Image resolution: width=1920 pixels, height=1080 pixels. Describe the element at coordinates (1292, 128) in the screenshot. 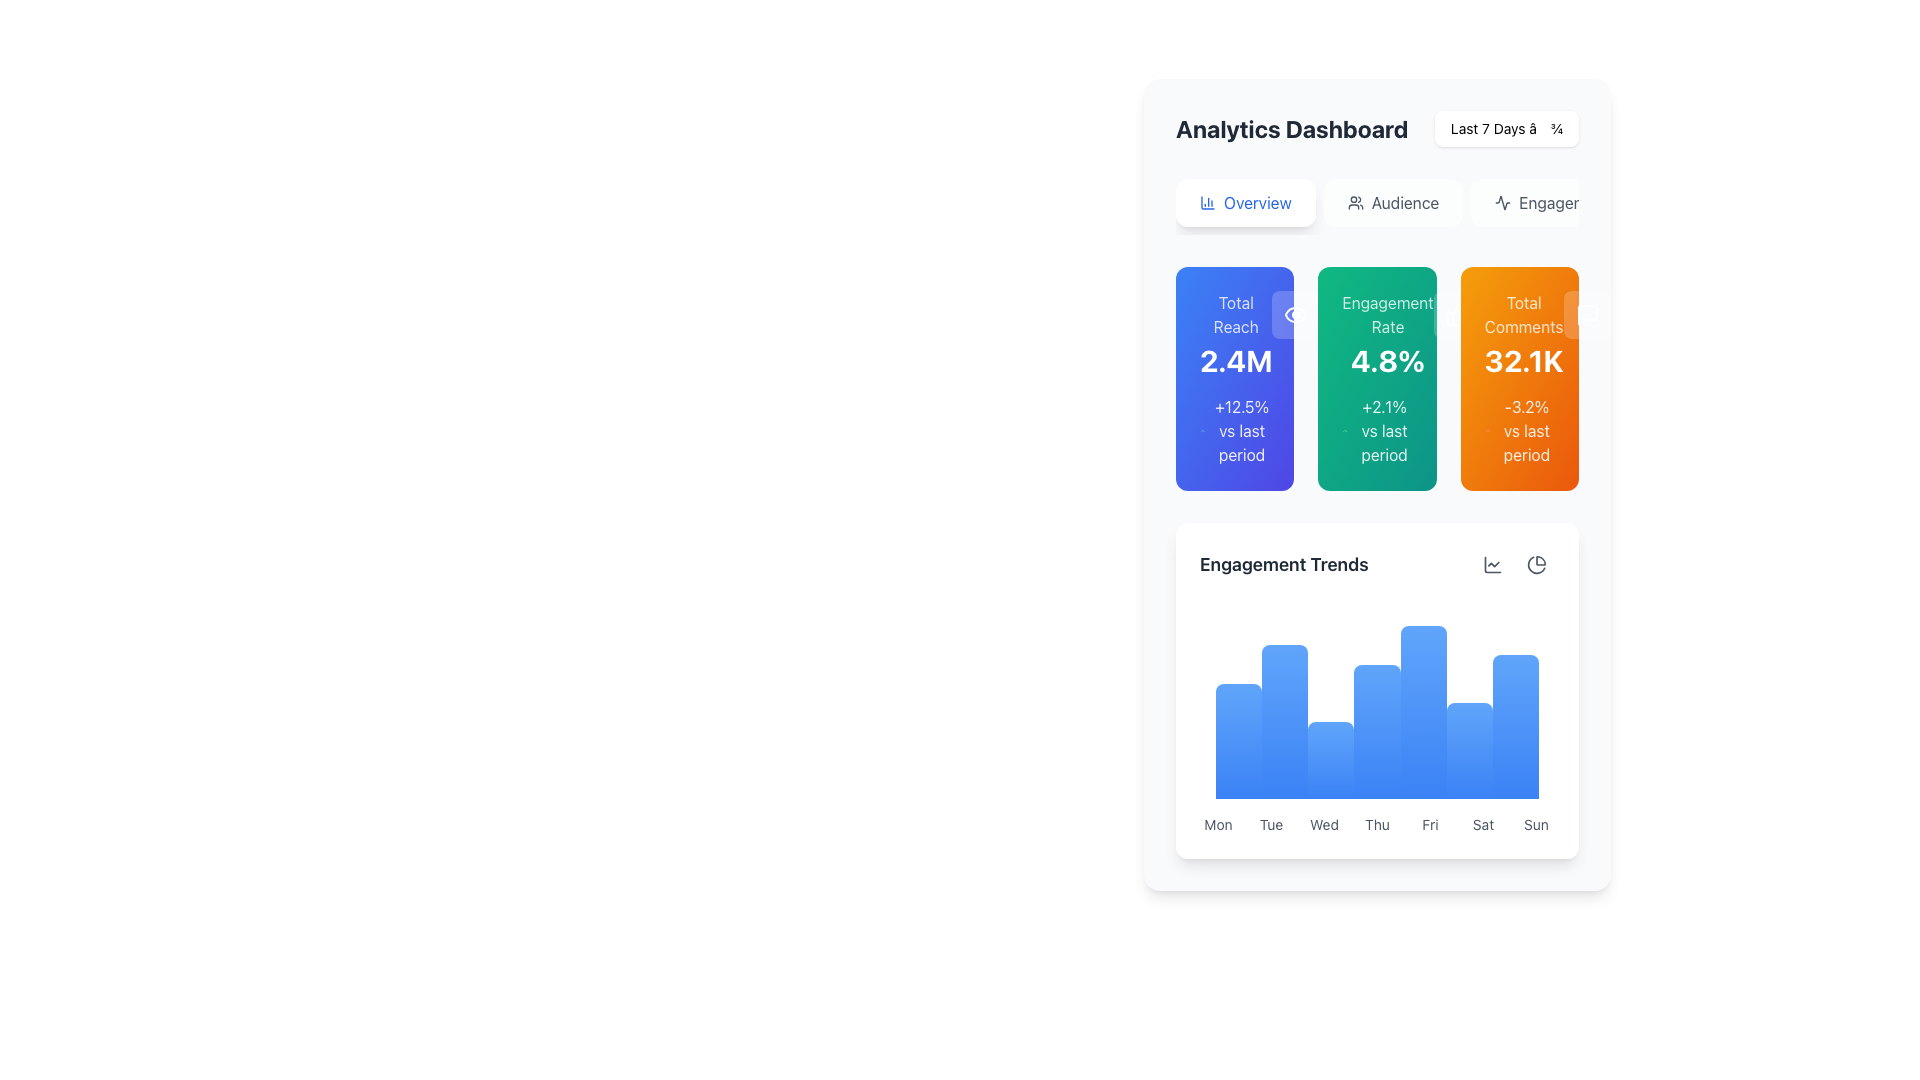

I see `the Static Text Label that reads 'Analytics Dashboard', styled with a bold and large font, located prominently at the top of the widget area` at that location.